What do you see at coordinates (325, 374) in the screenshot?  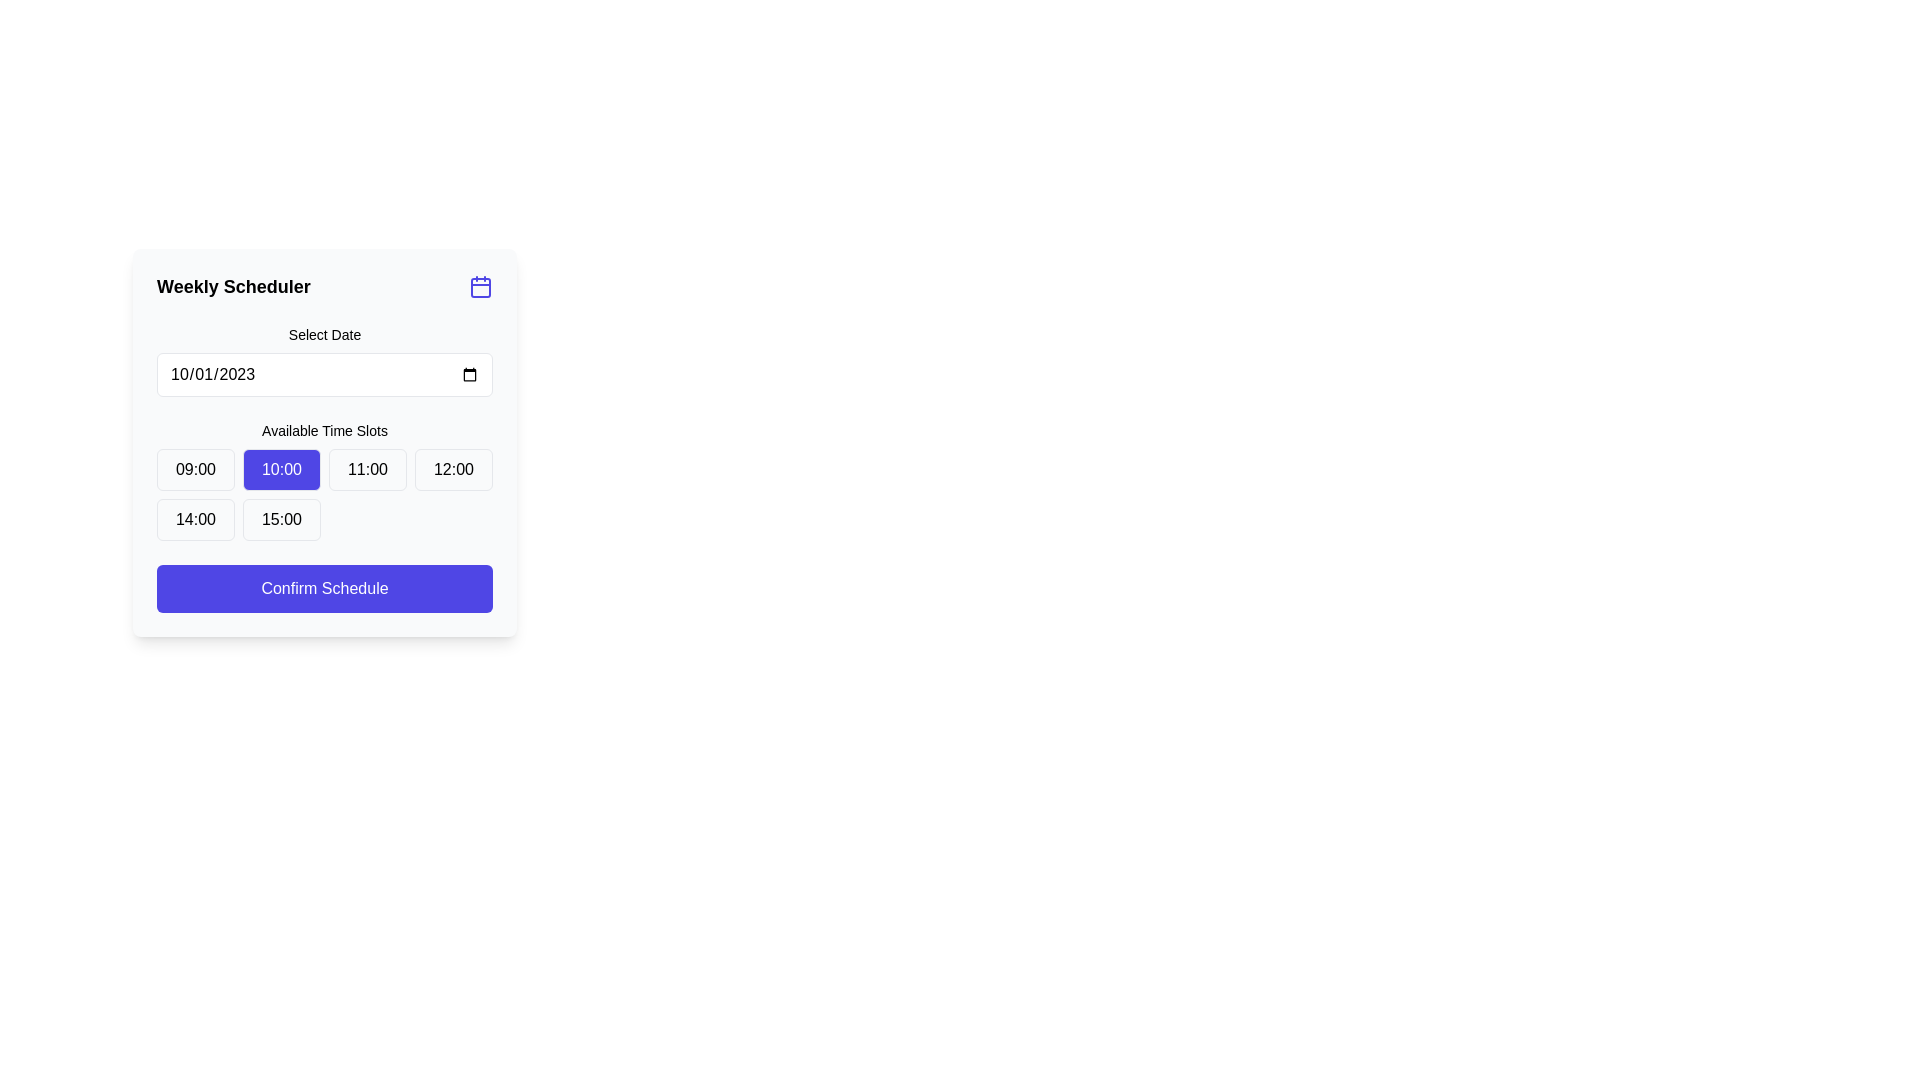 I see `the interactive date input field displaying '10/01/2023'` at bounding box center [325, 374].